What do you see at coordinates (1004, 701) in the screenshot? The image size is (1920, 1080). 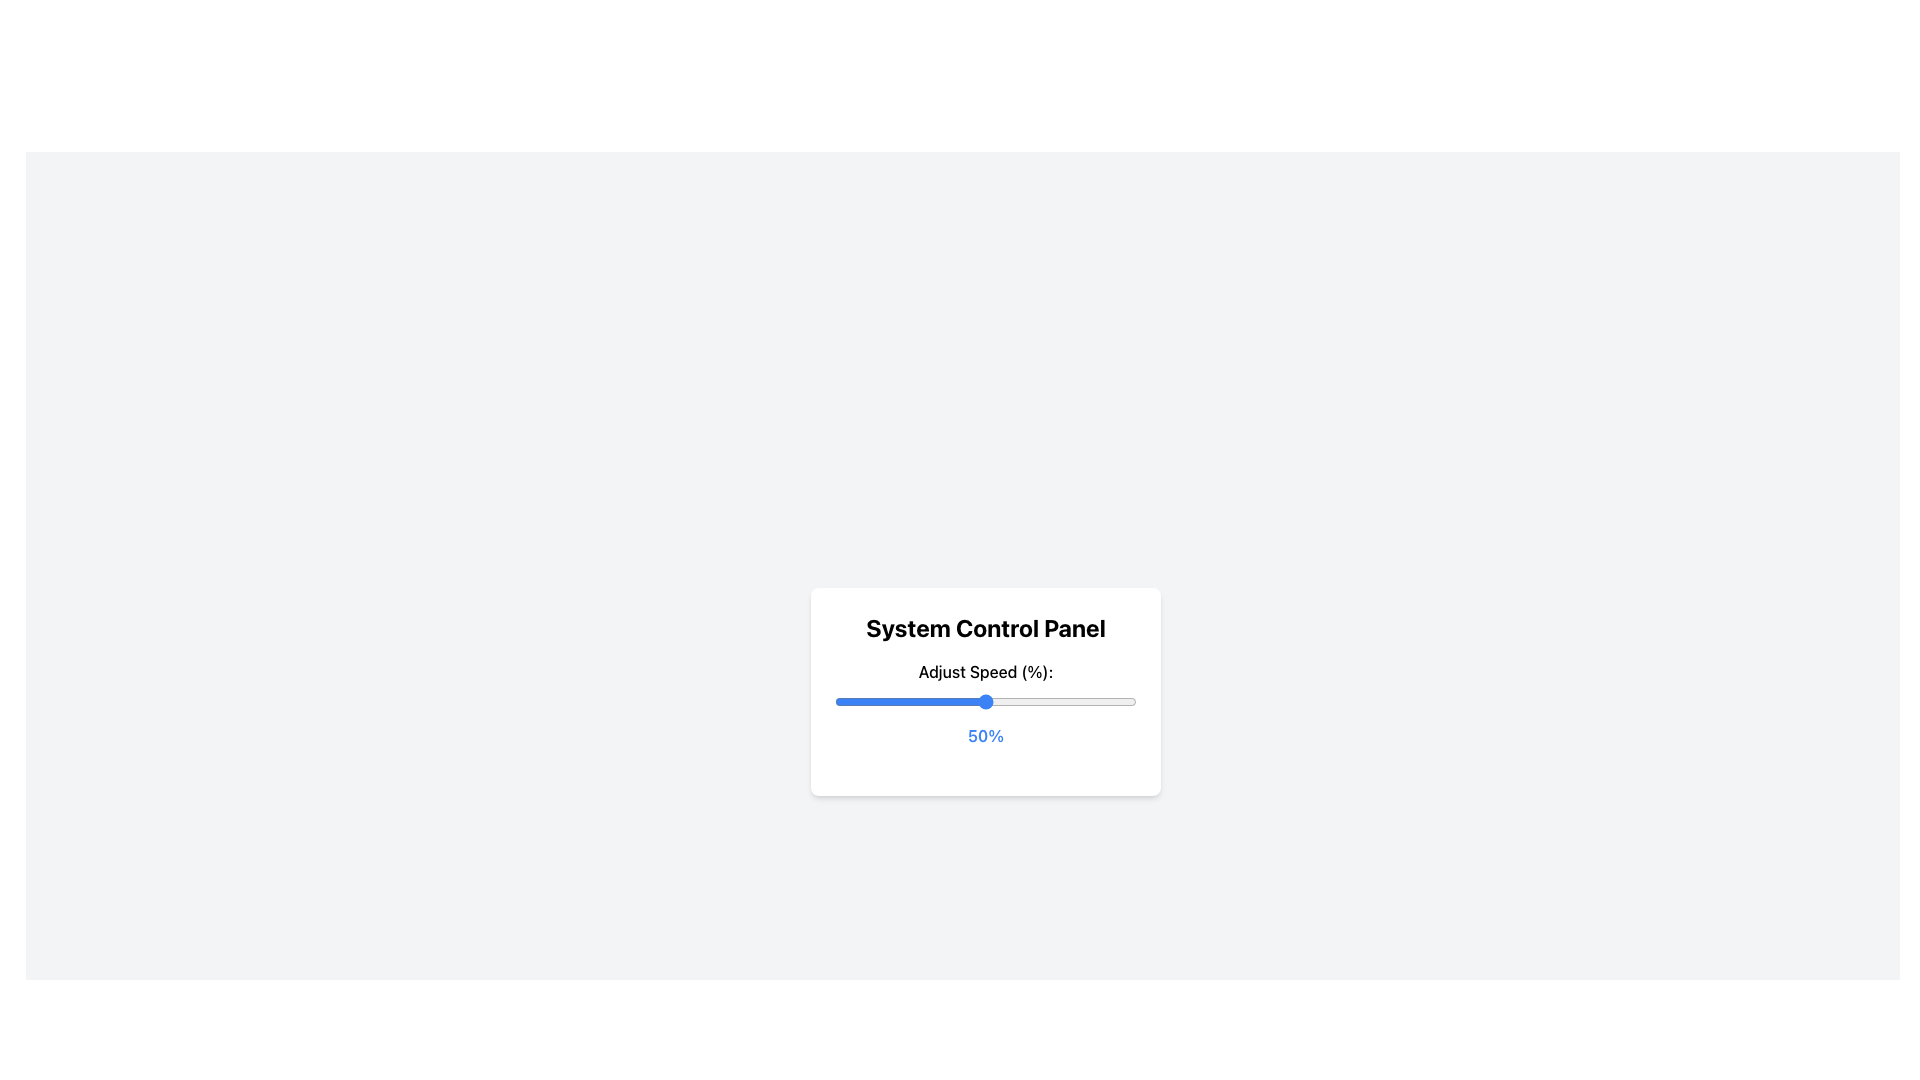 I see `the slider value` at bounding box center [1004, 701].